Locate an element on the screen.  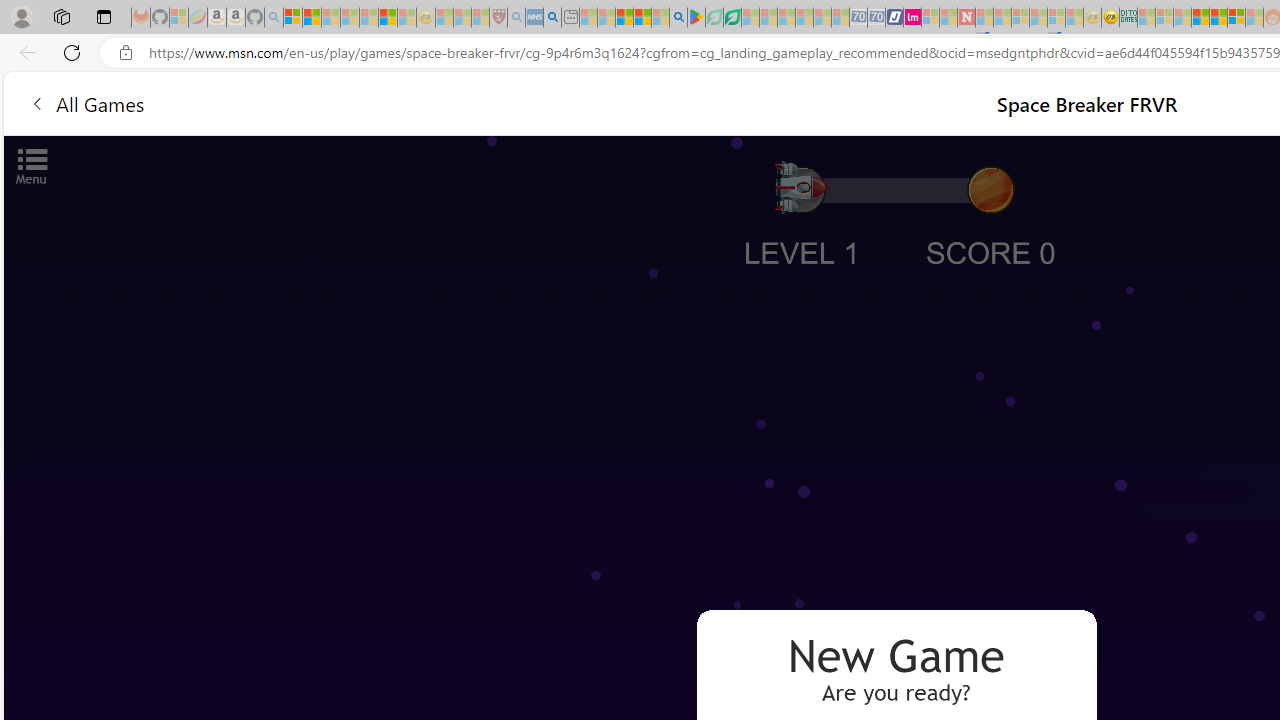
'utah sues federal government - Search' is located at coordinates (552, 17).